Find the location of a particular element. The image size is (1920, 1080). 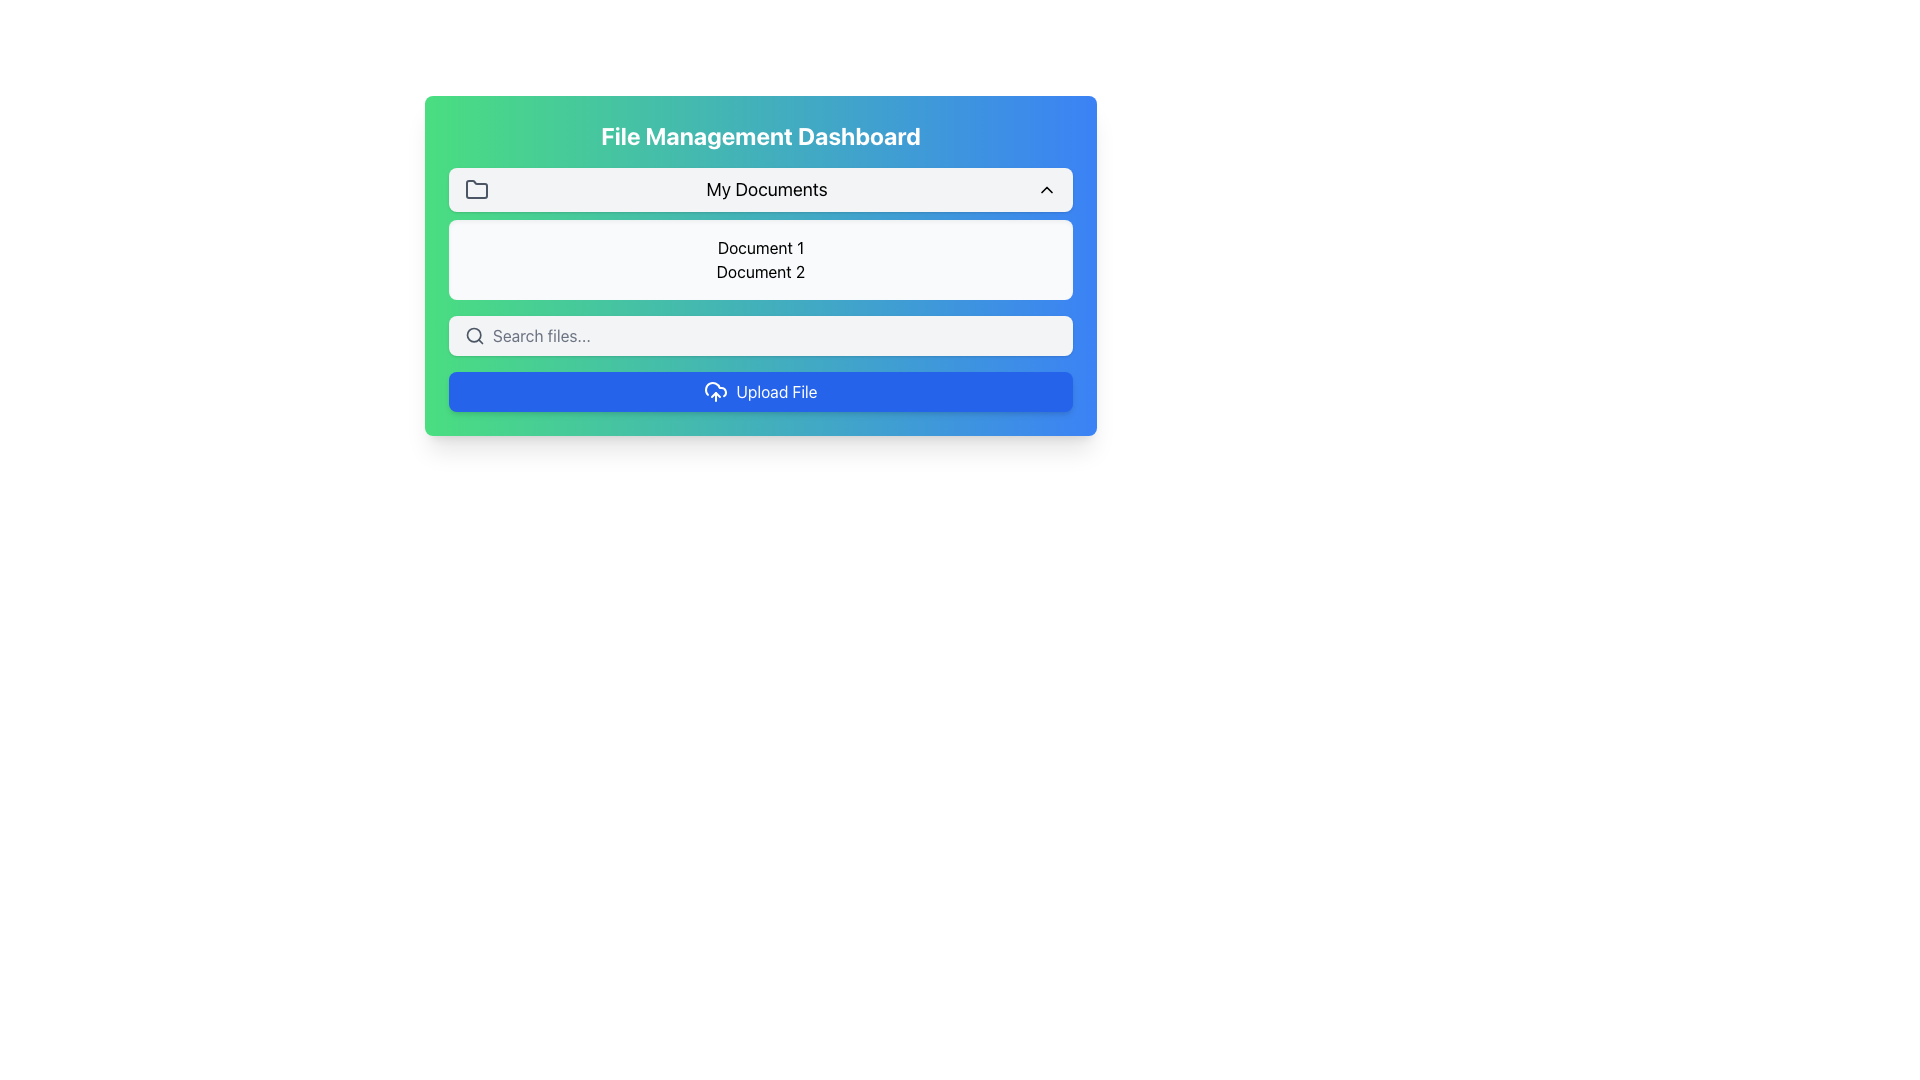

the graphical icon representing a folder, located at the top section of the file management dashboard, first icon in the 'My Documents' row is located at coordinates (475, 189).